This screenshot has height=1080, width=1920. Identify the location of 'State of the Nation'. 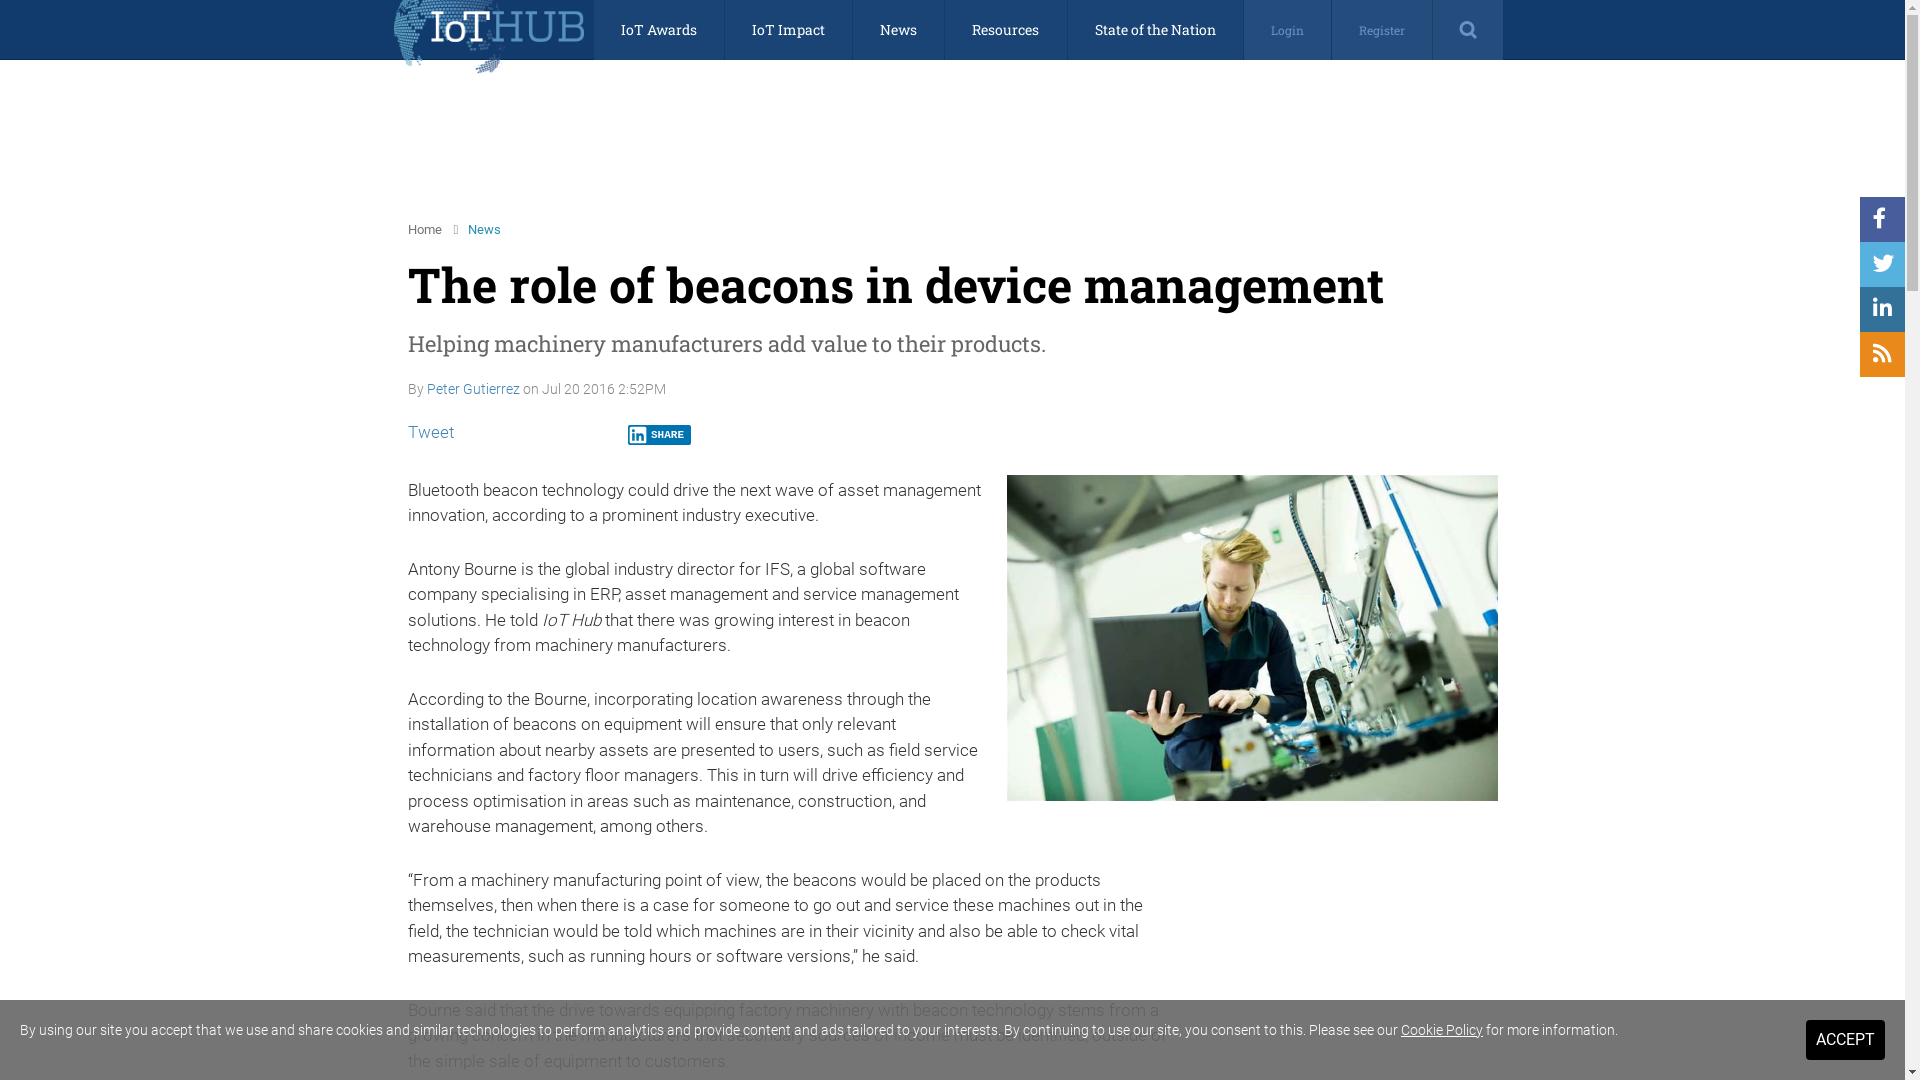
(1155, 30).